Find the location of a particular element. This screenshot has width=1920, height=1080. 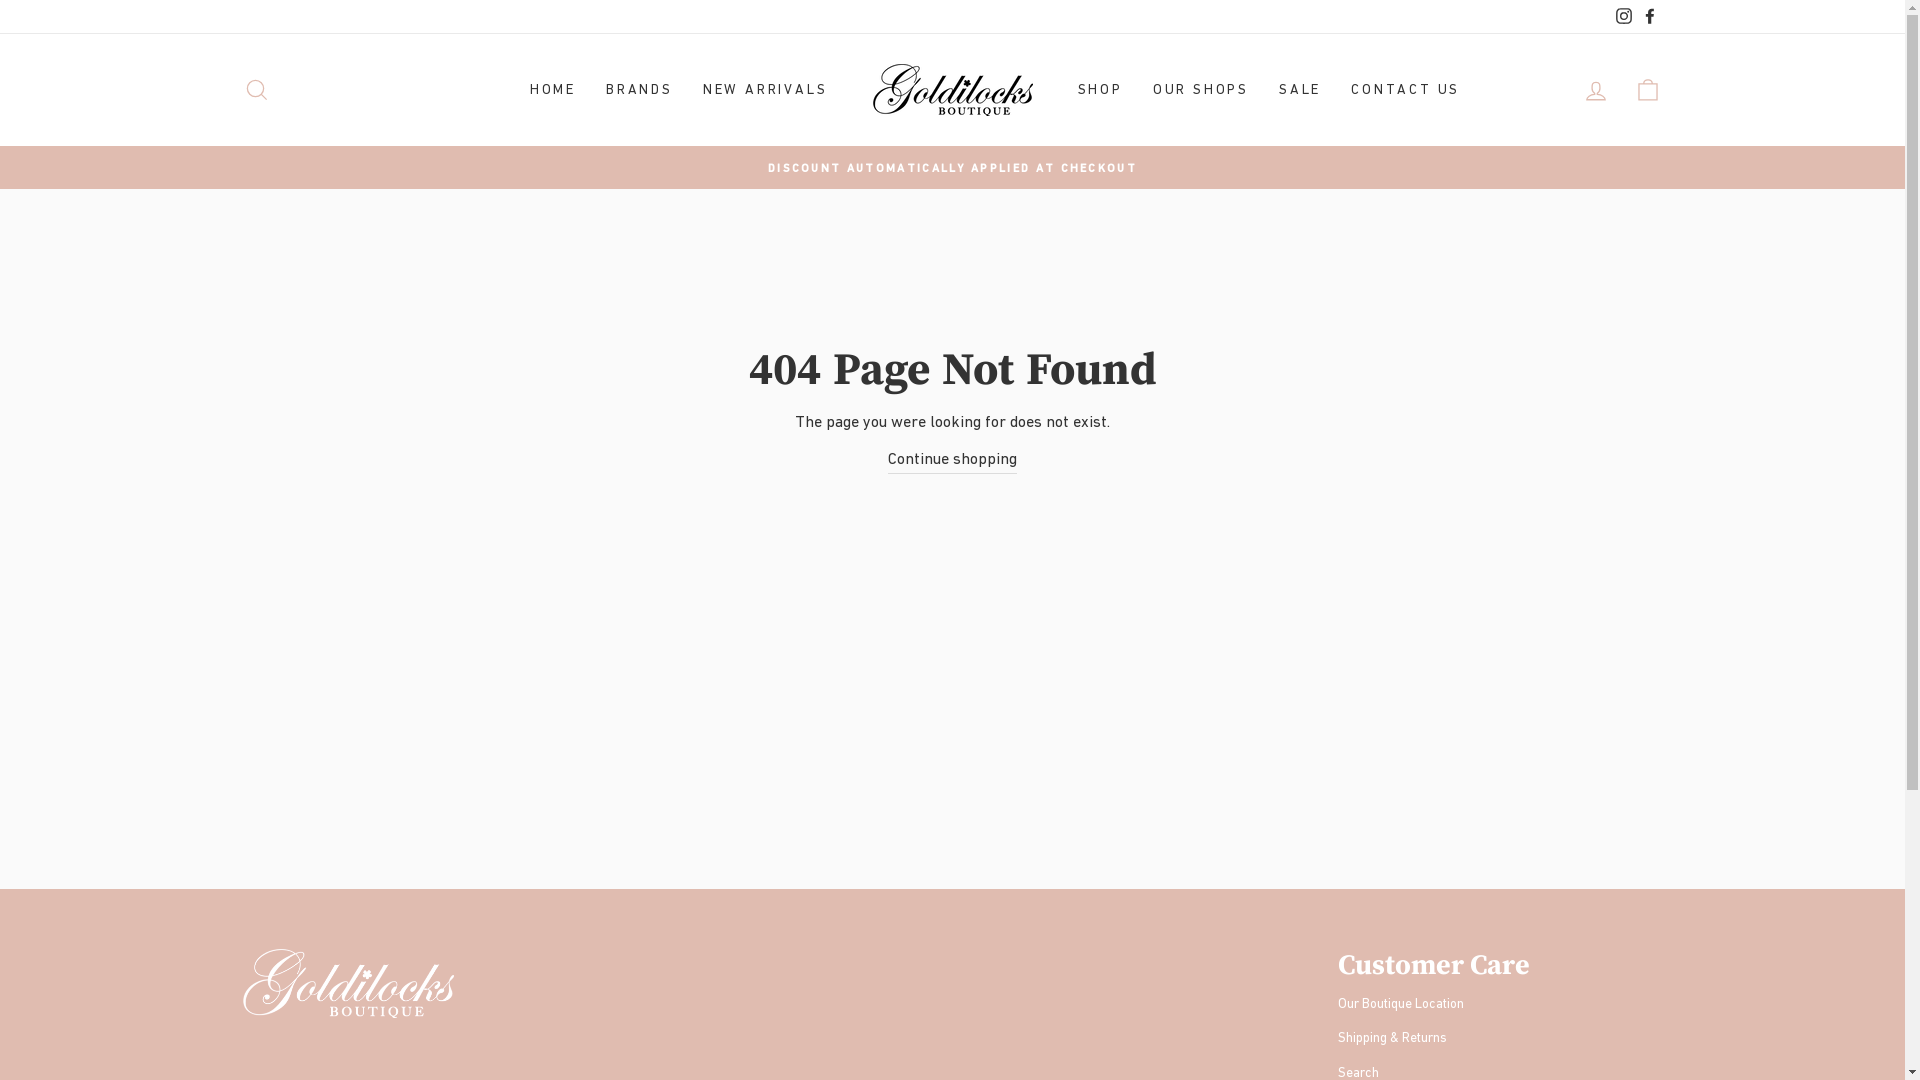

'CART' is located at coordinates (1647, 90).